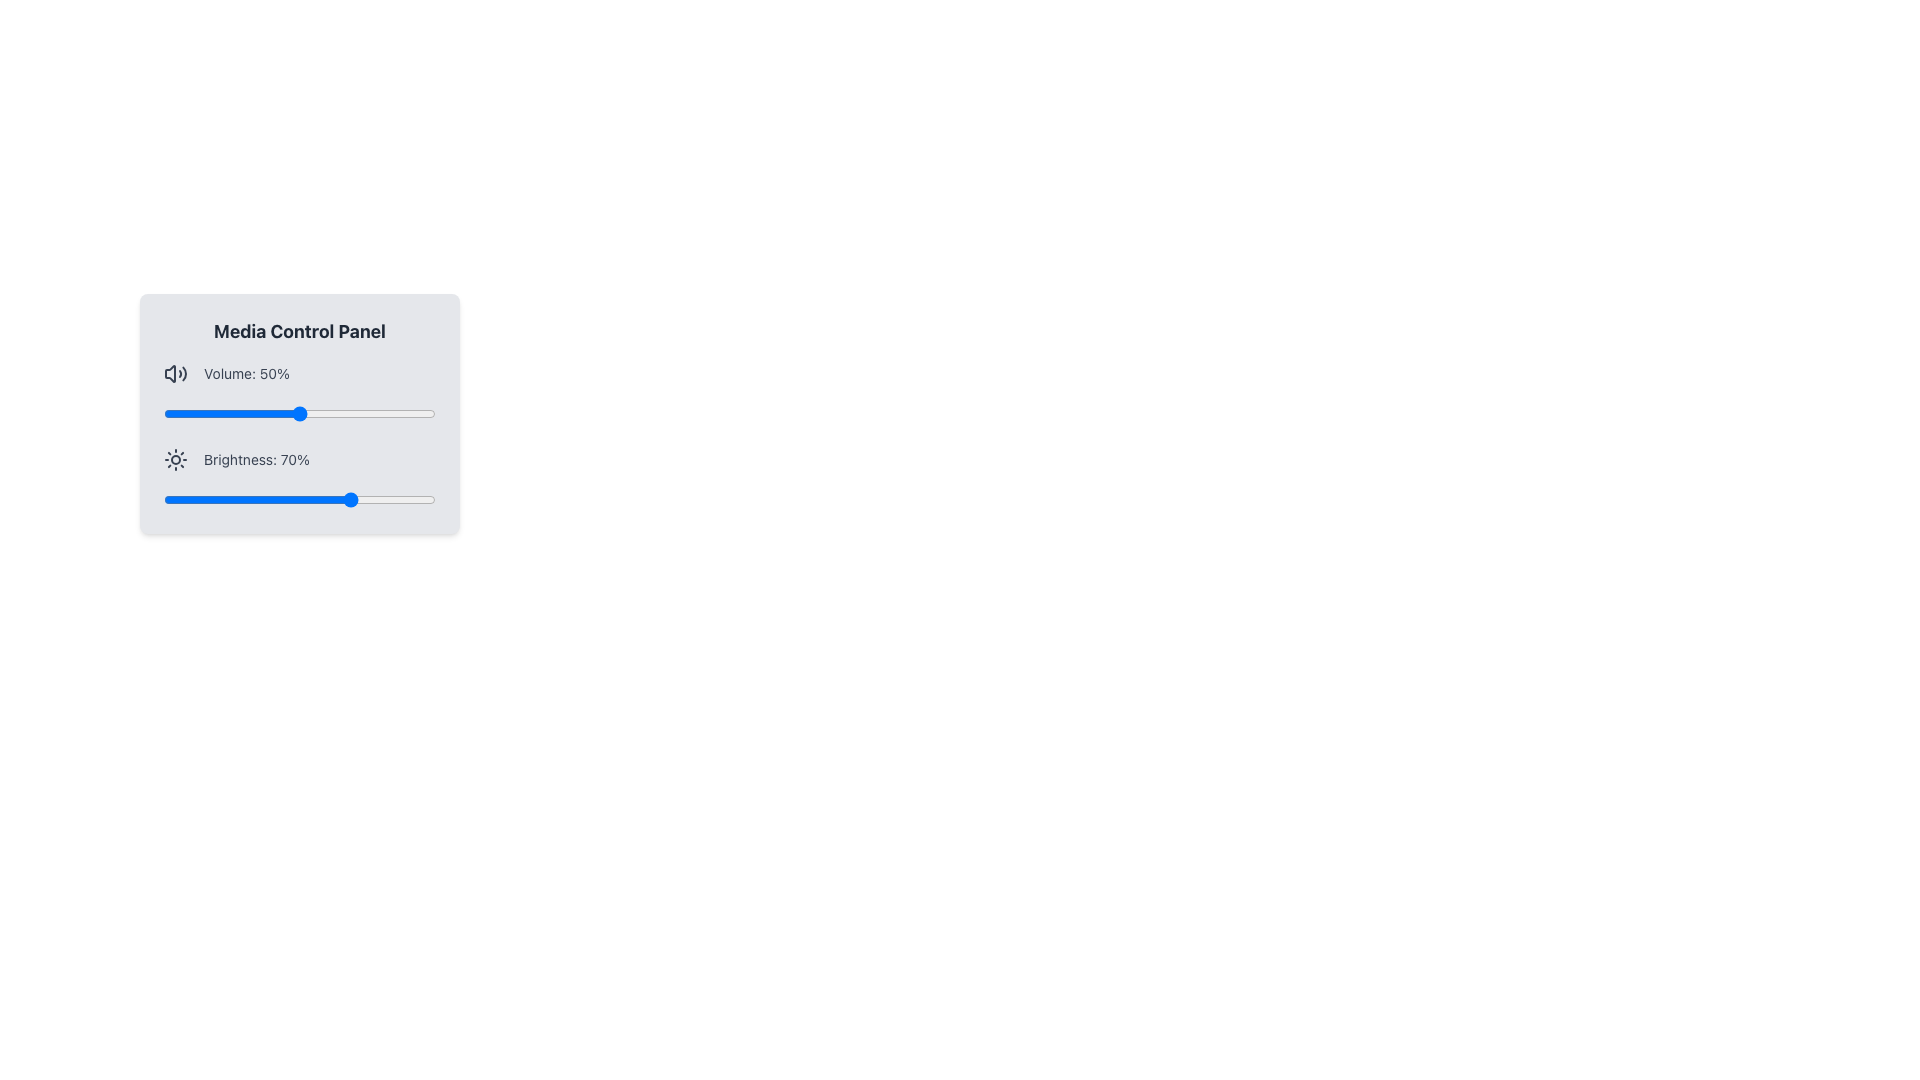 The width and height of the screenshot is (1920, 1080). What do you see at coordinates (255, 459) in the screenshot?
I see `the Text Label indicating the brightness level, which is currently set at 70%, positioned adjacent to a sun icon on the left side of the brightness slider` at bounding box center [255, 459].